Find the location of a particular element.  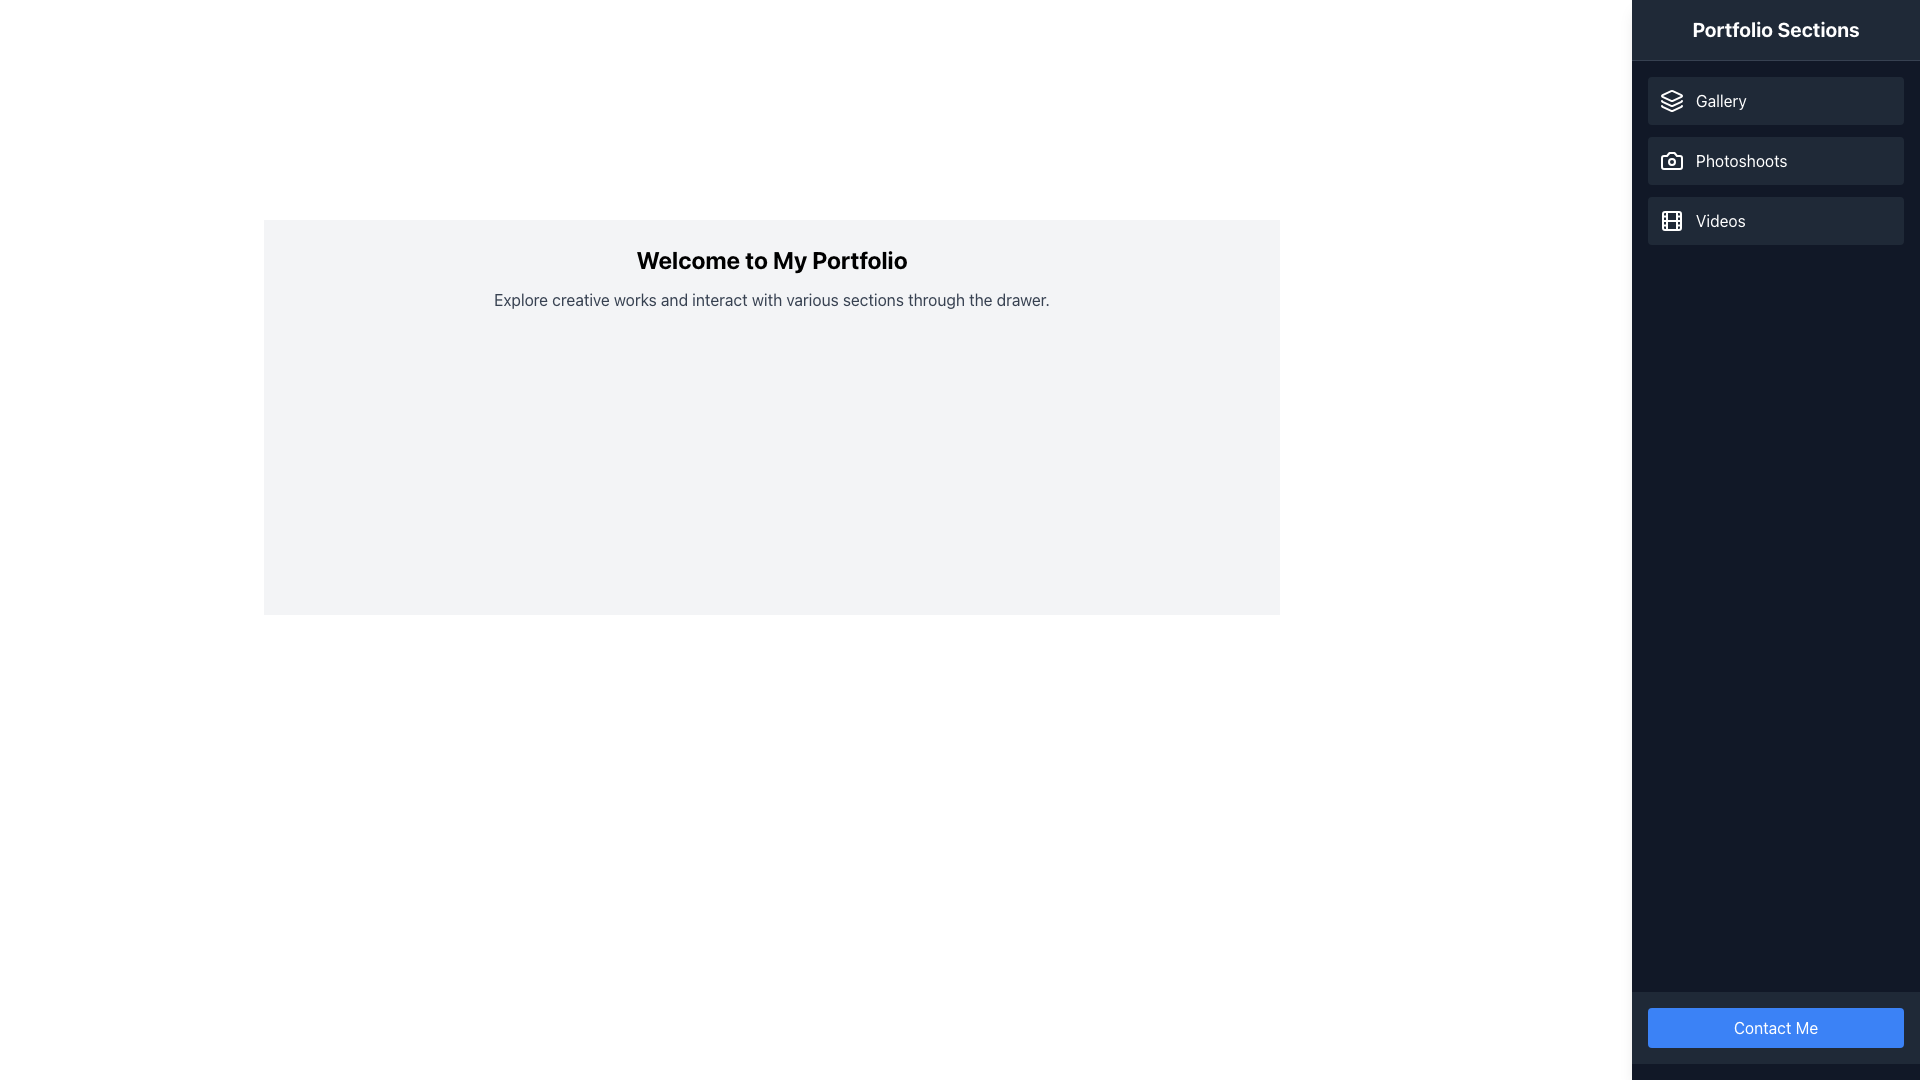

the 'Photoshoots' camera icon located on the left within the 'Photoshoots' button in the menu list on the right side of the interface is located at coordinates (1671, 160).